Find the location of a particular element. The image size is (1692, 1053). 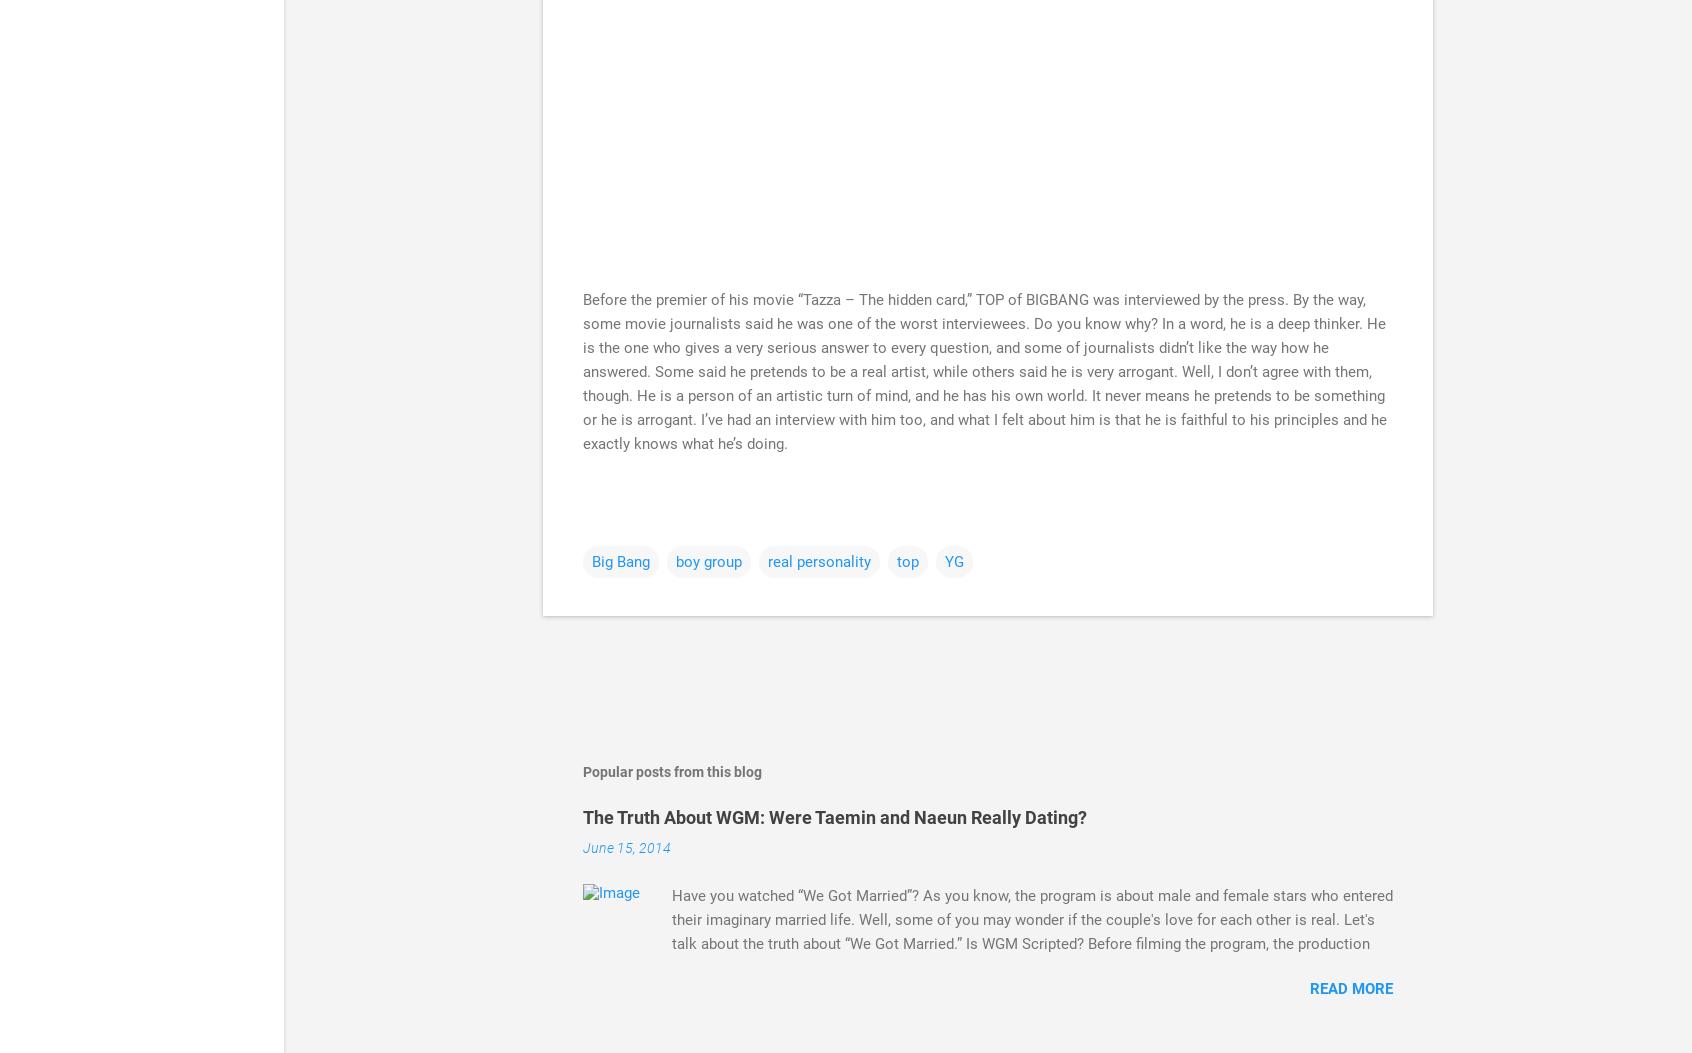

'boy group' is located at coordinates (707, 560).